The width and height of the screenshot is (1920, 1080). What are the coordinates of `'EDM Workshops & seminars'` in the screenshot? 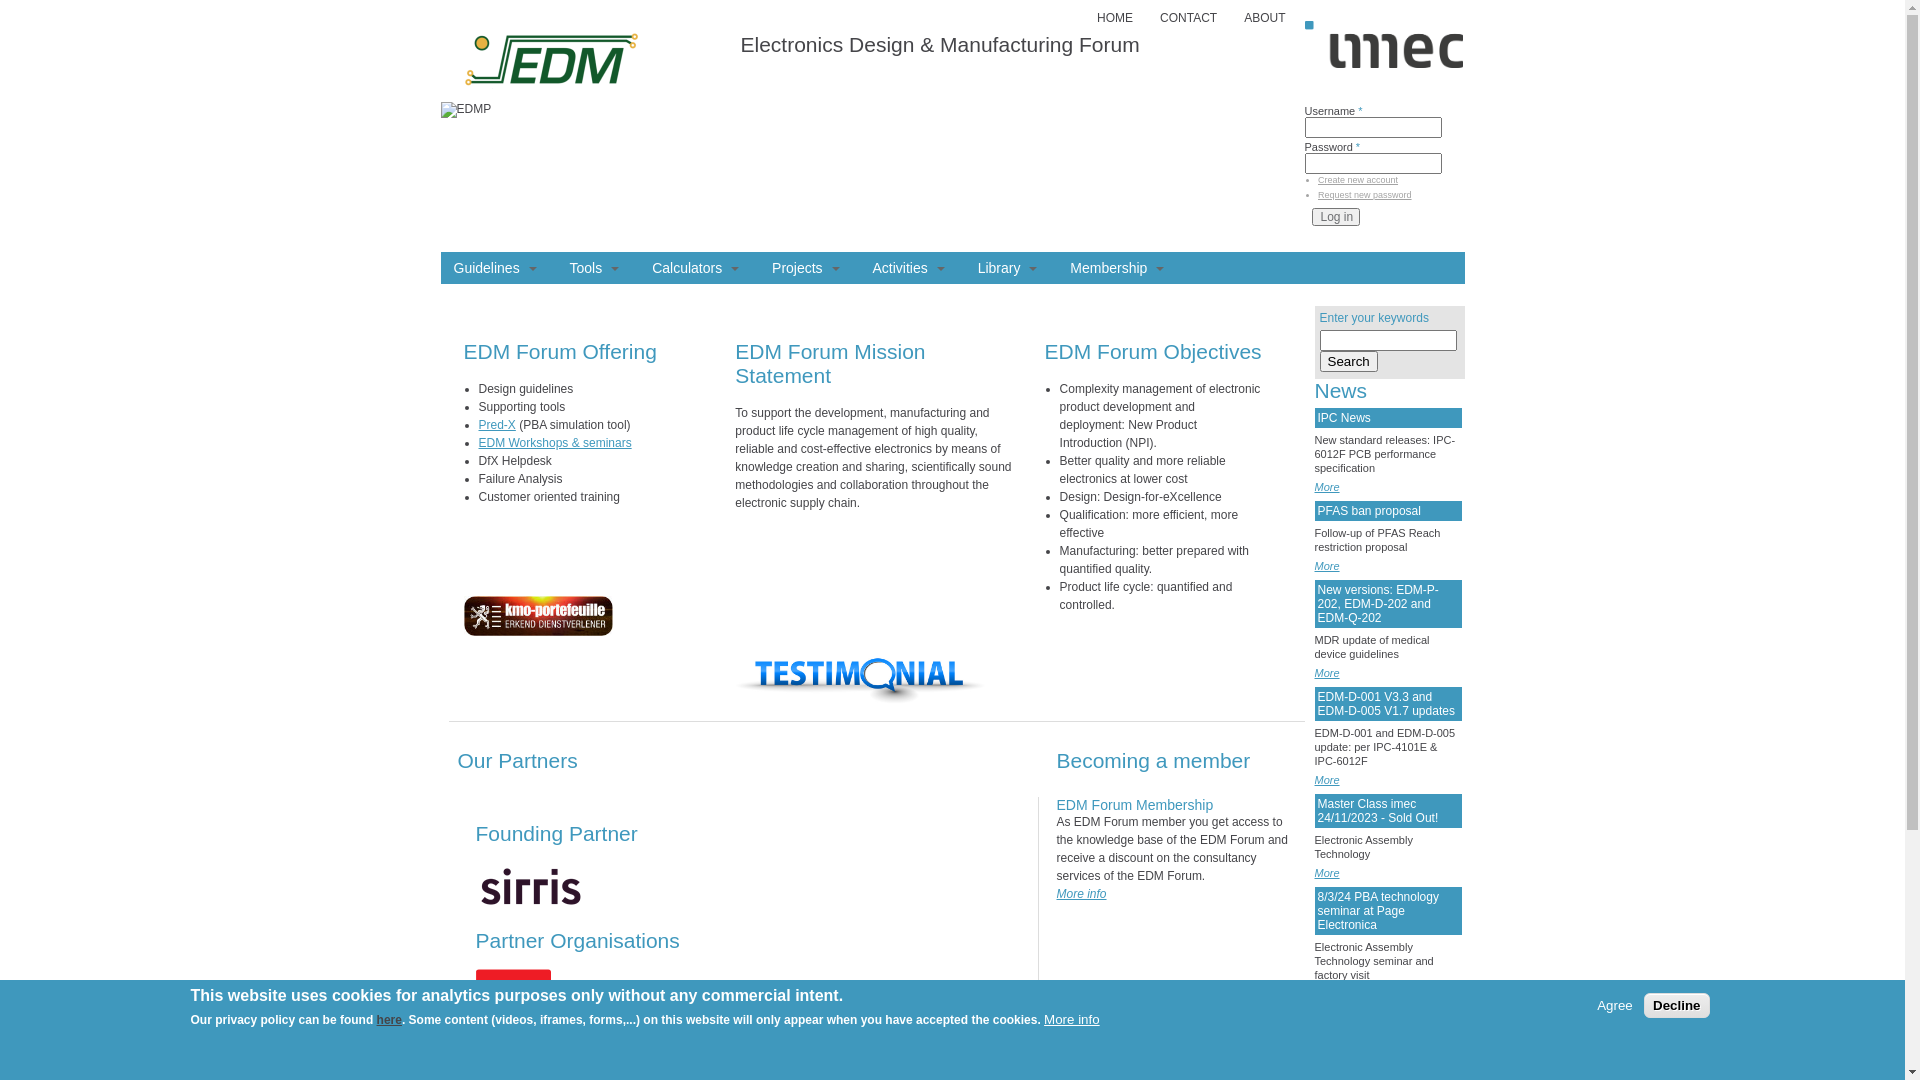 It's located at (477, 442).